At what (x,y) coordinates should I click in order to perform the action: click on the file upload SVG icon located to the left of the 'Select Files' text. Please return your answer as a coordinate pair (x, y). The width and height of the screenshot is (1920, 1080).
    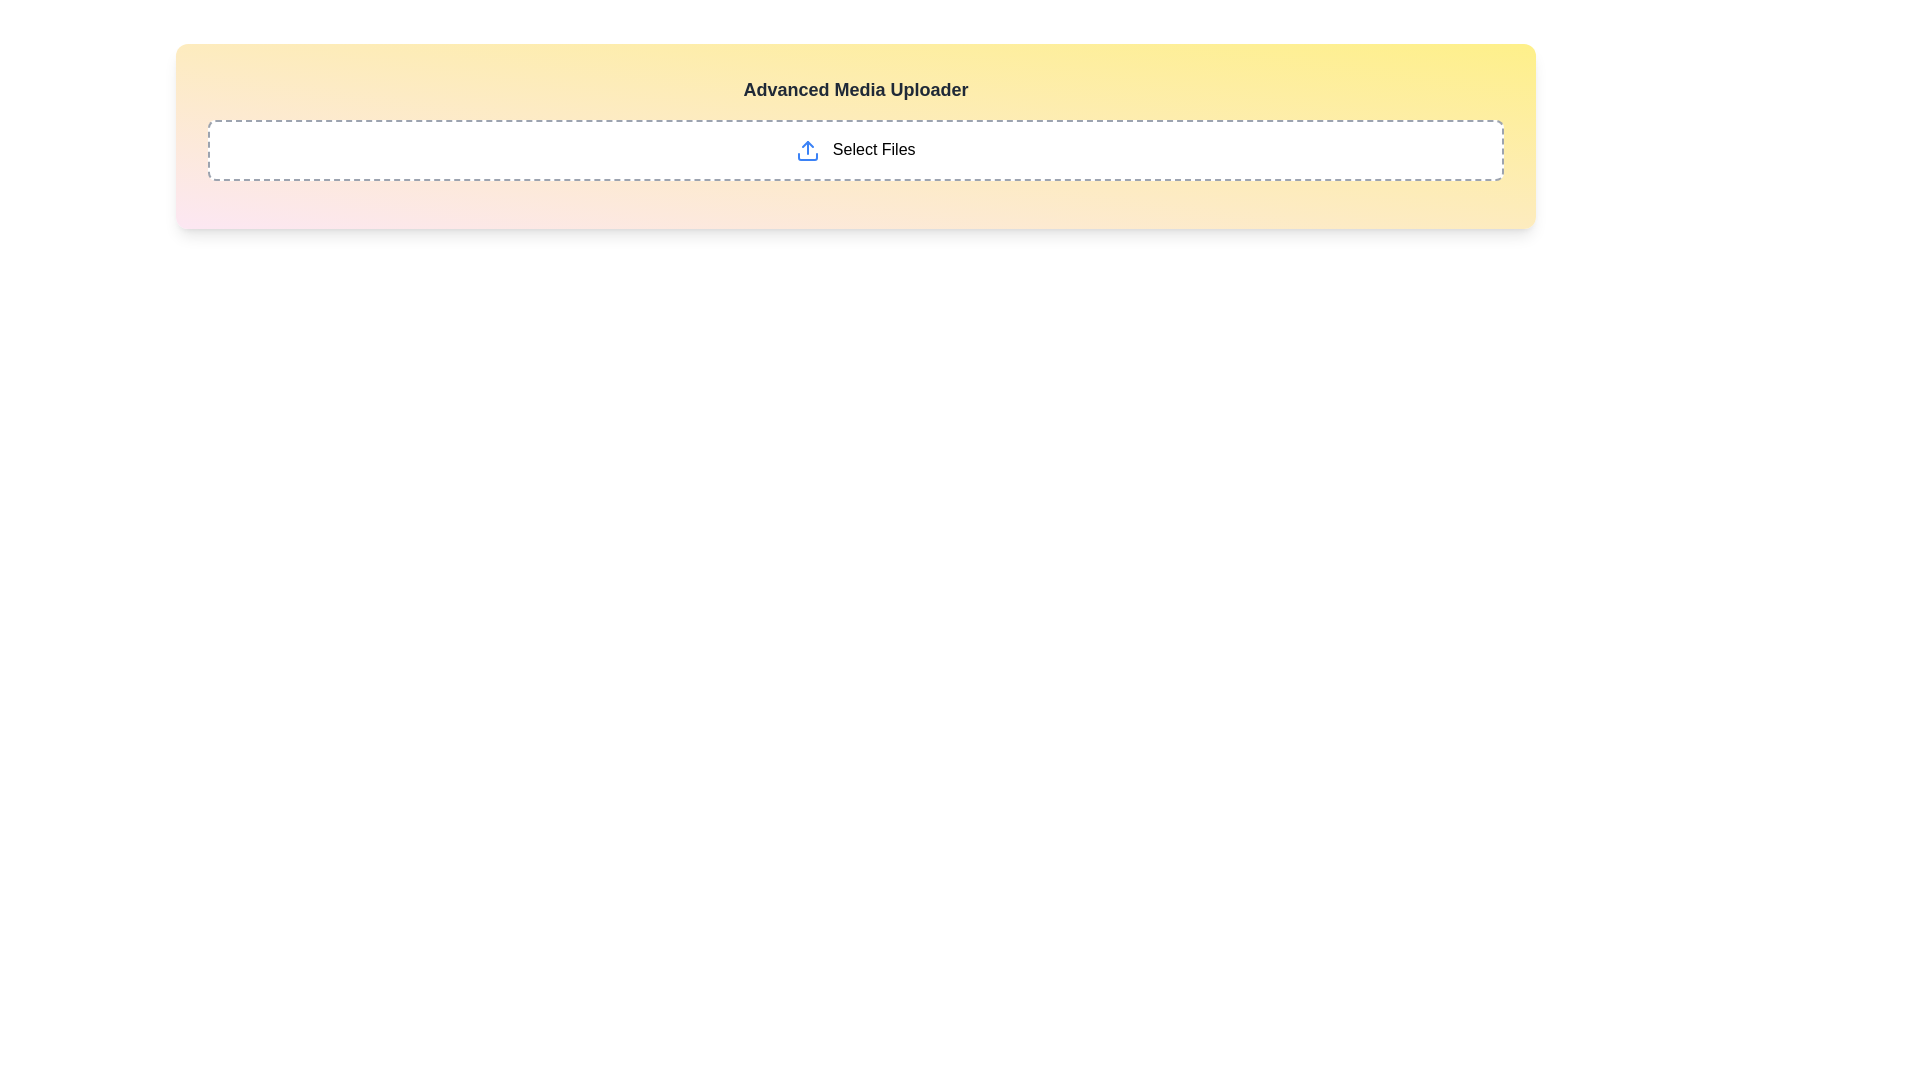
    Looking at the image, I should click on (808, 149).